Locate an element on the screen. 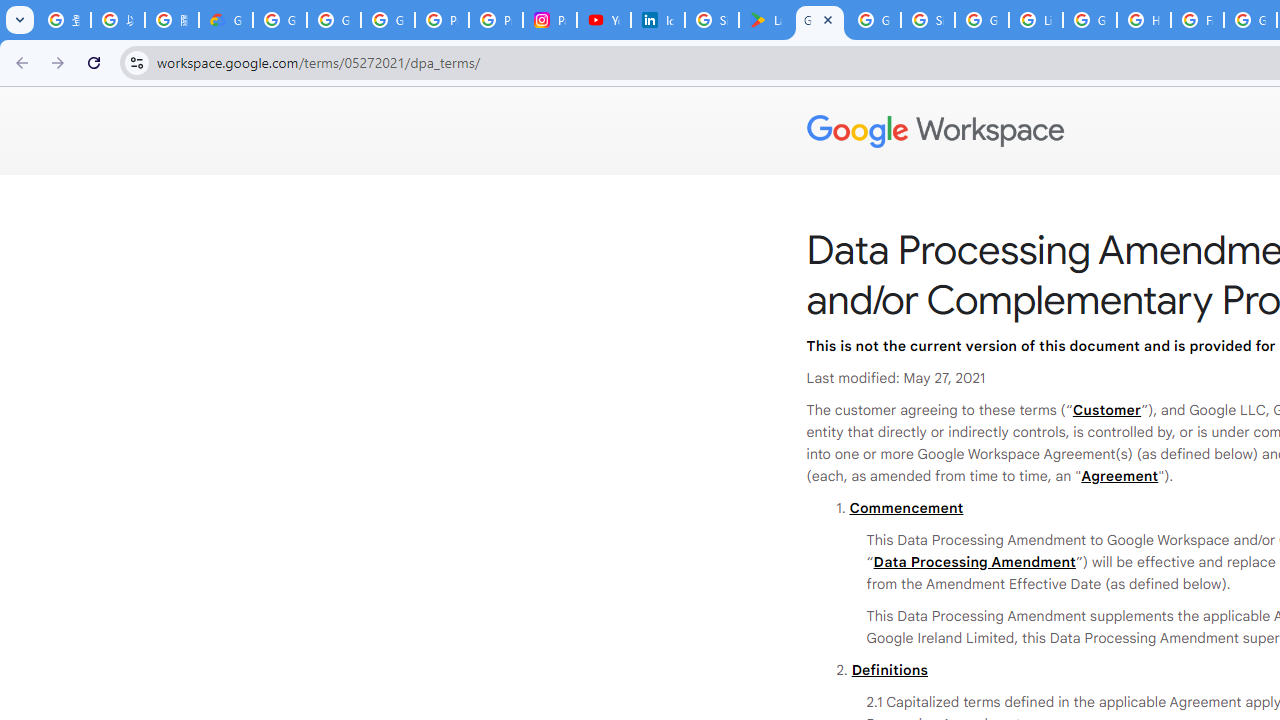  'YouTube Culture & Trends - On The Rise: Handcam Videos' is located at coordinates (603, 20).